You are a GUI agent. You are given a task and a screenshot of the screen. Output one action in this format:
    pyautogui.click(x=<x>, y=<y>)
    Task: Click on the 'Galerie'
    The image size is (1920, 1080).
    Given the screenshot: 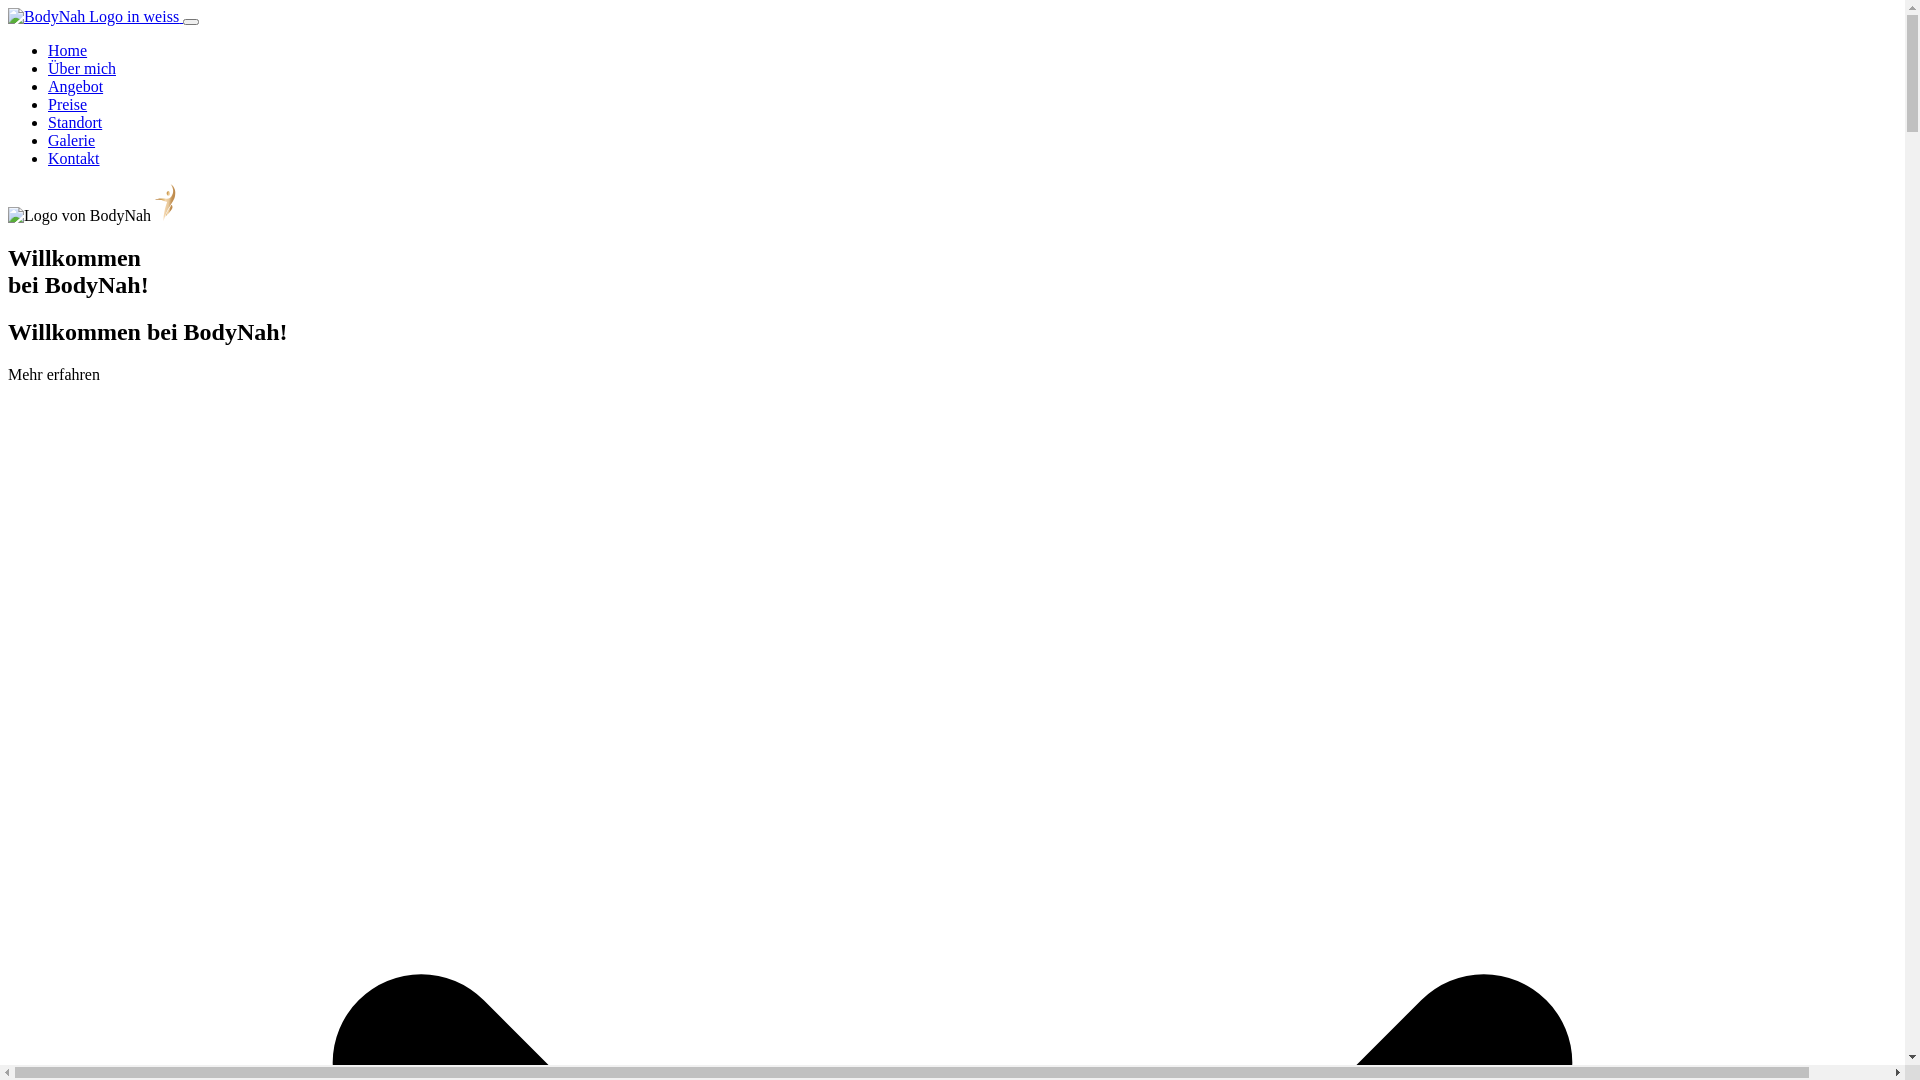 What is the action you would take?
    pyautogui.click(x=71, y=139)
    